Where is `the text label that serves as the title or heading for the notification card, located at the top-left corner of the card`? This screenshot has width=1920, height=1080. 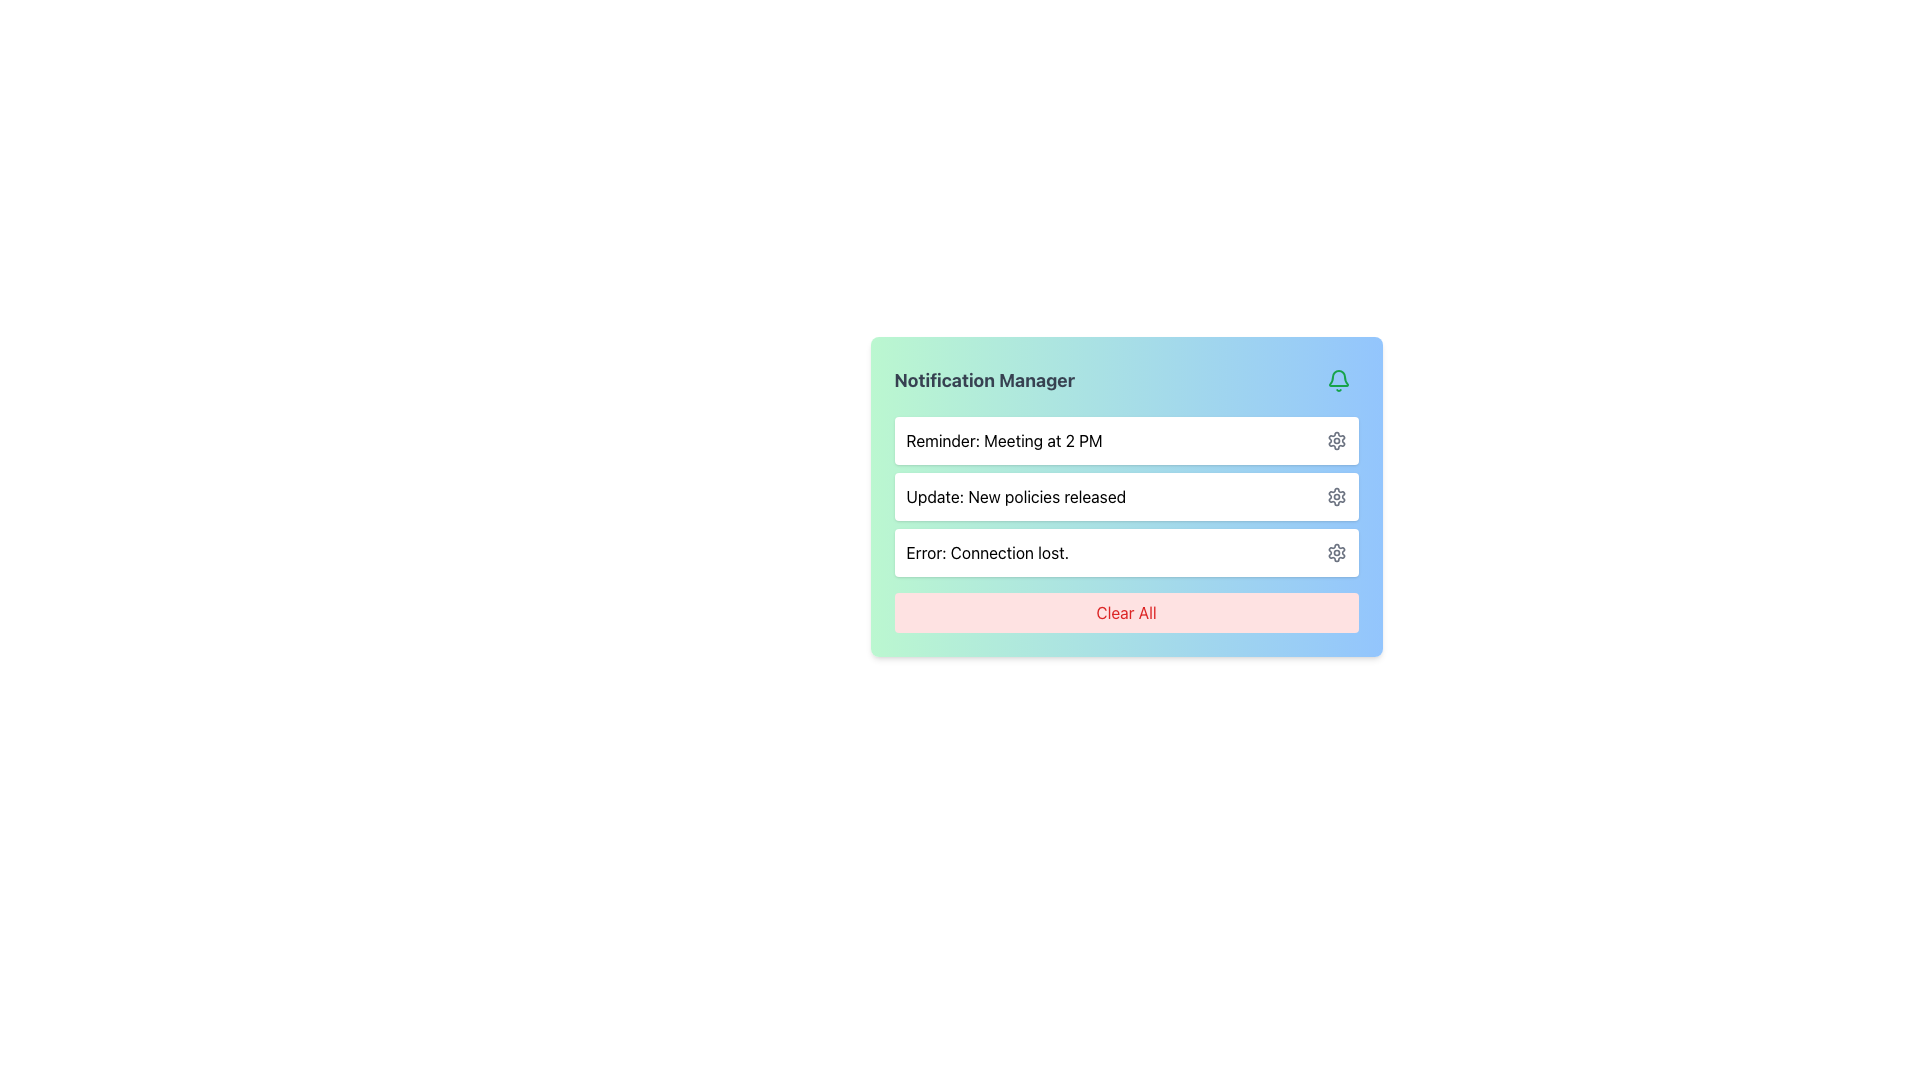
the text label that serves as the title or heading for the notification card, located at the top-left corner of the card is located at coordinates (984, 381).